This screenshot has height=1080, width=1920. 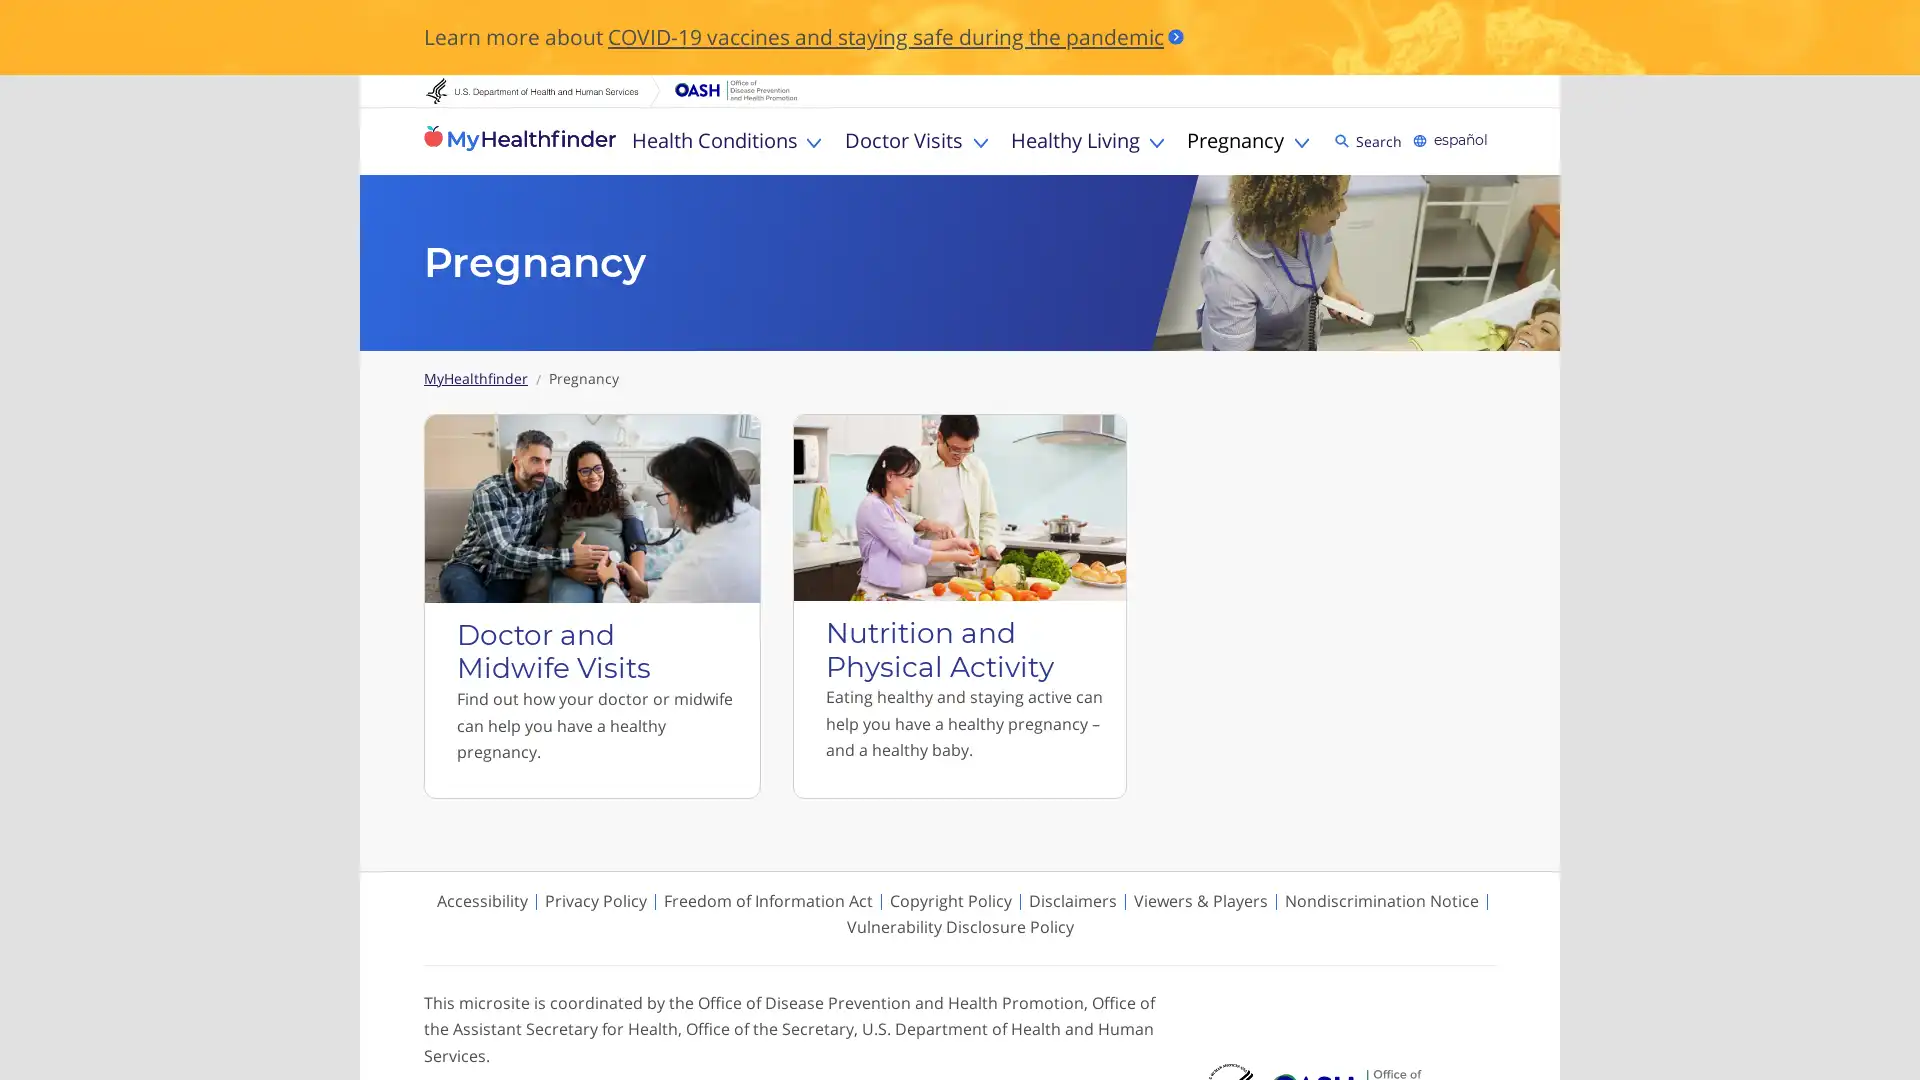 What do you see at coordinates (814, 140) in the screenshot?
I see `Toggle Health Conditions sub menu` at bounding box center [814, 140].